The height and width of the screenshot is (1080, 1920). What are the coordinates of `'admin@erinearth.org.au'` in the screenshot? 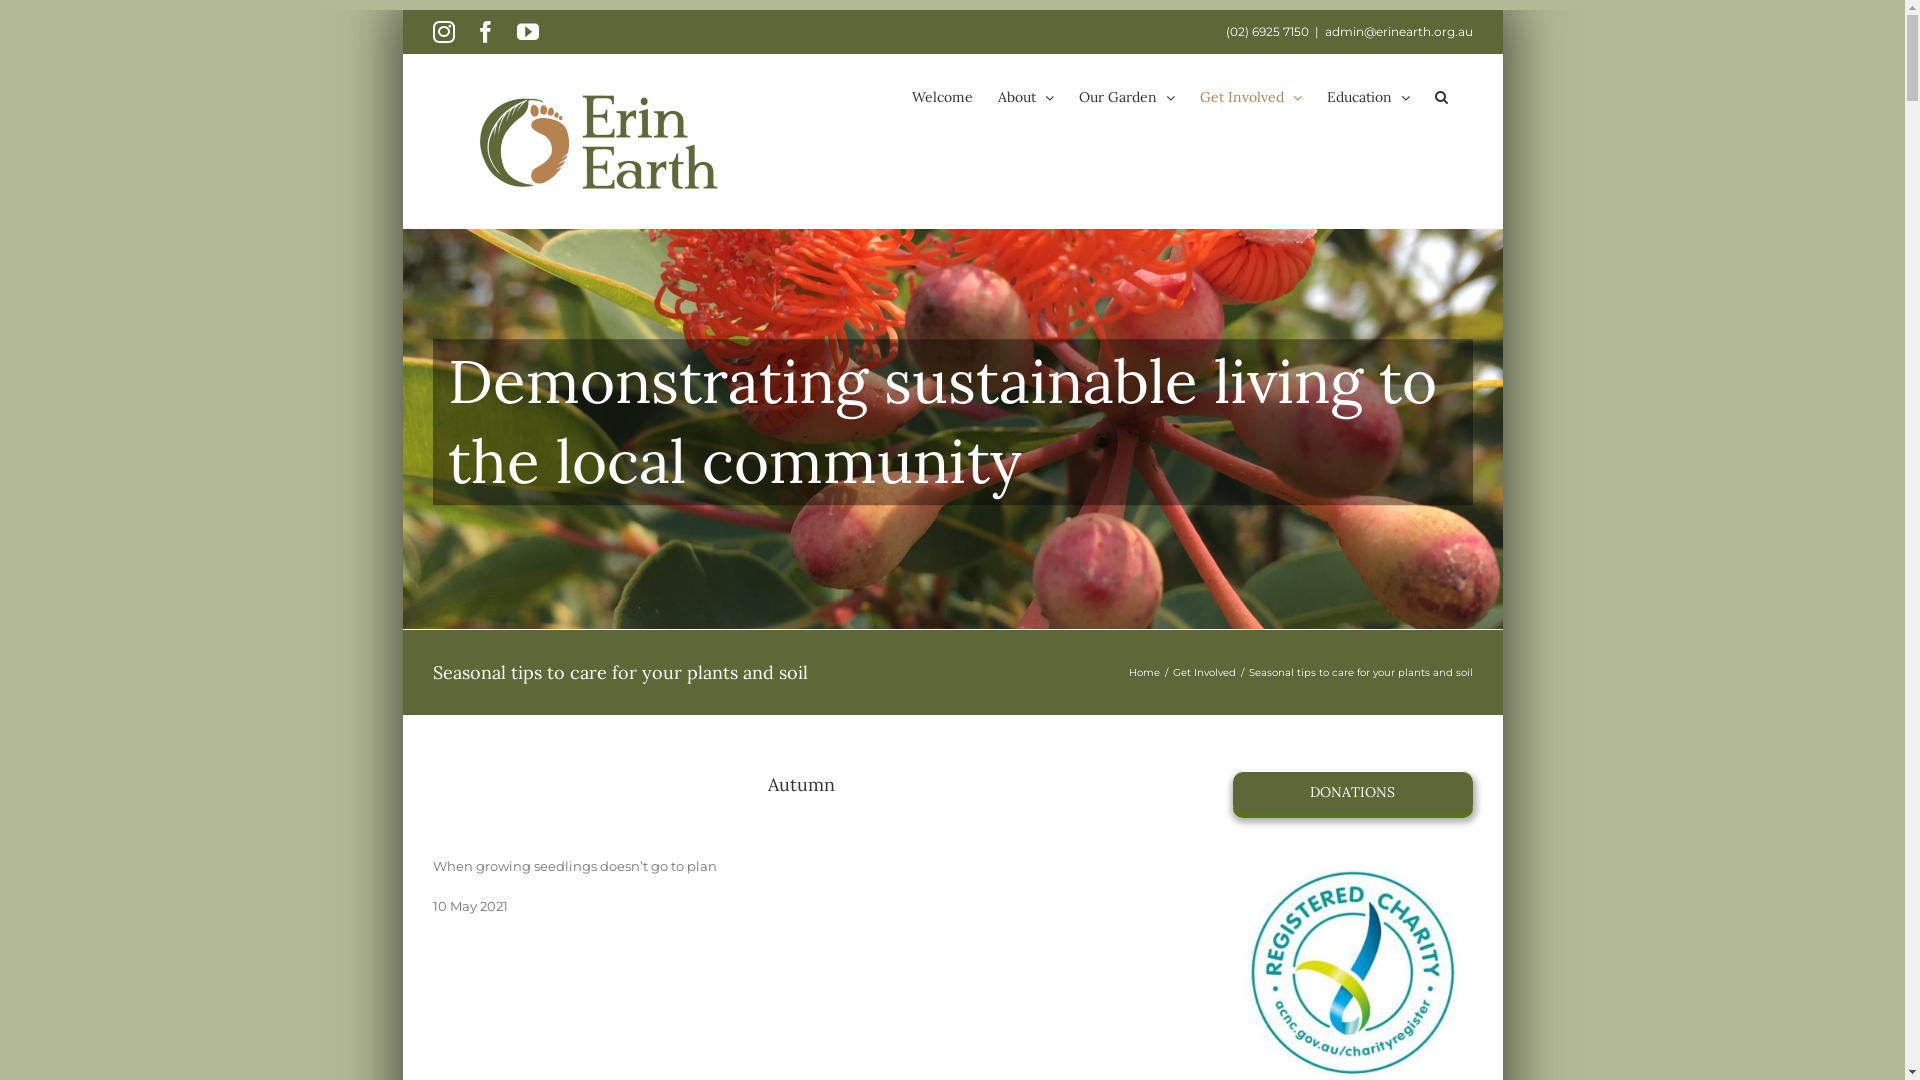 It's located at (1396, 31).